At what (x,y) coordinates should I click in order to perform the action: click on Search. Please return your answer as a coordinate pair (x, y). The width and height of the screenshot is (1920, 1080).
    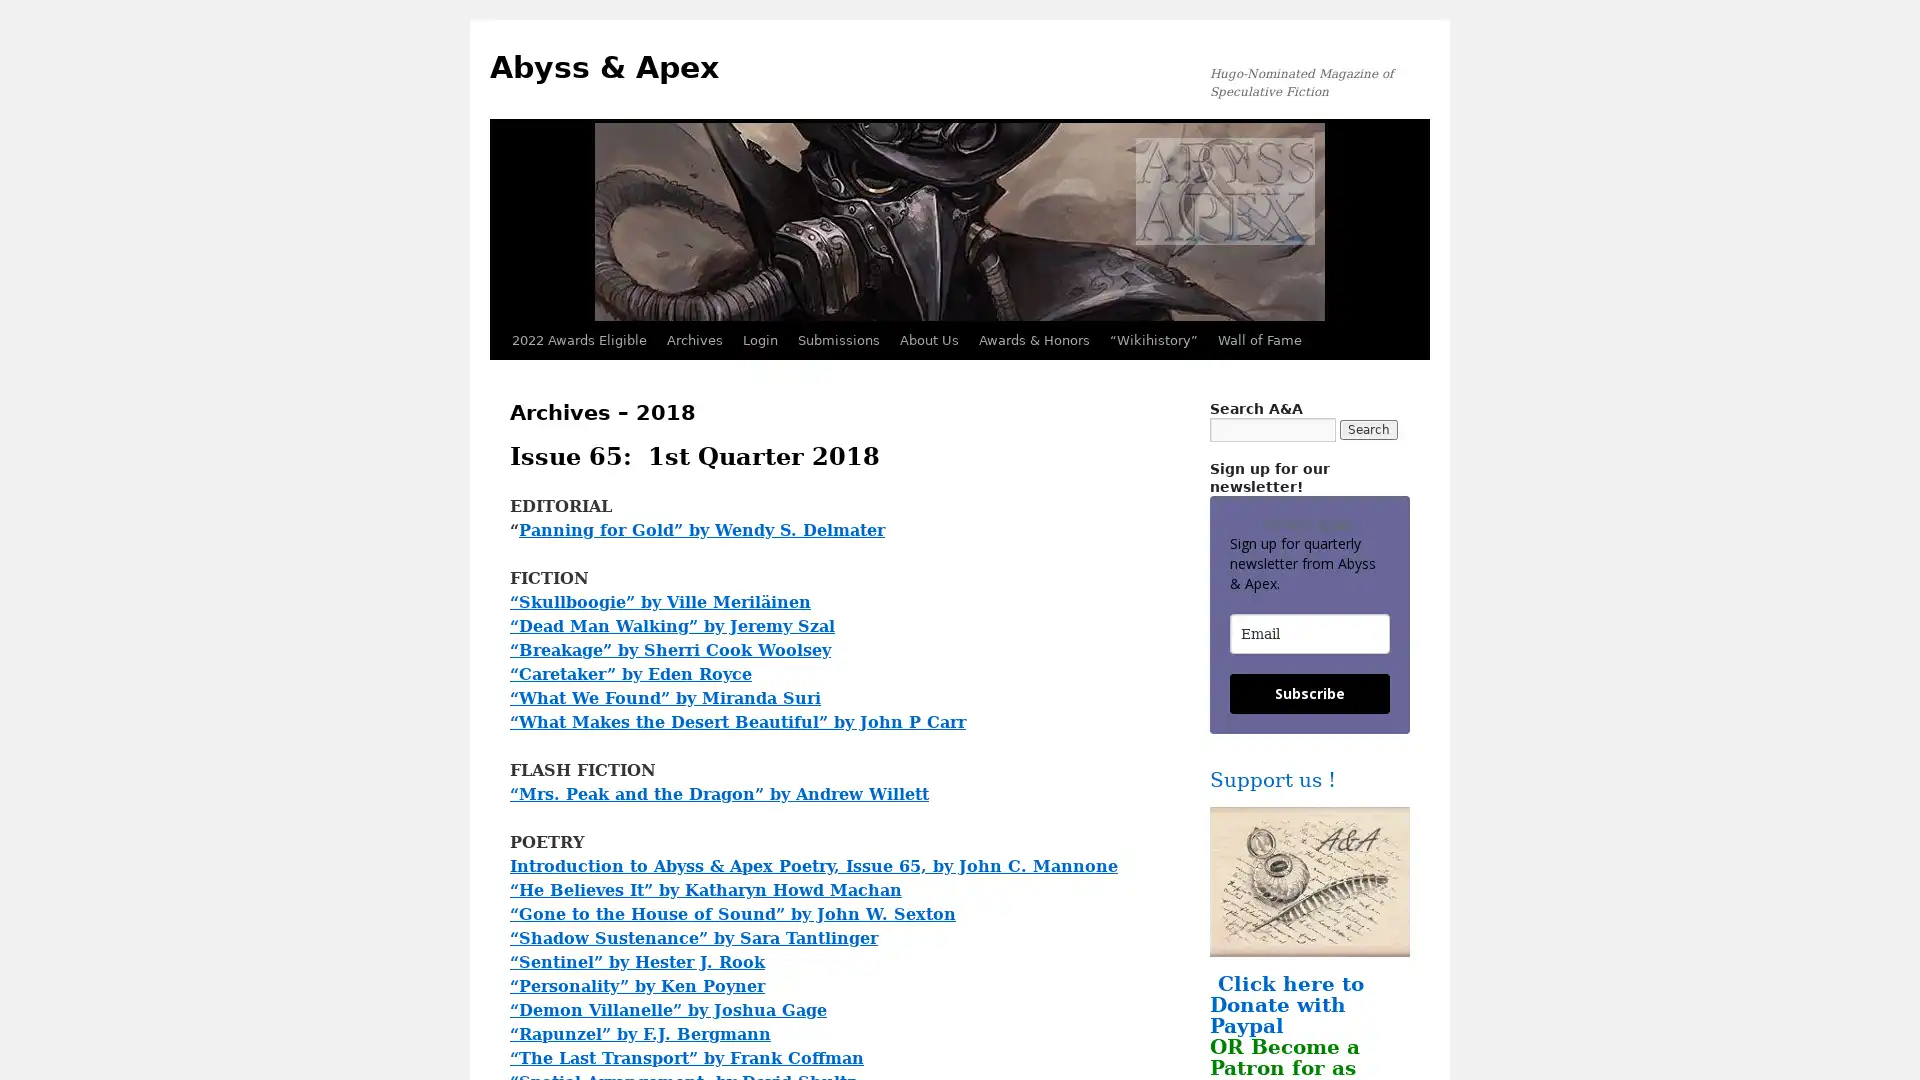
    Looking at the image, I should click on (1367, 428).